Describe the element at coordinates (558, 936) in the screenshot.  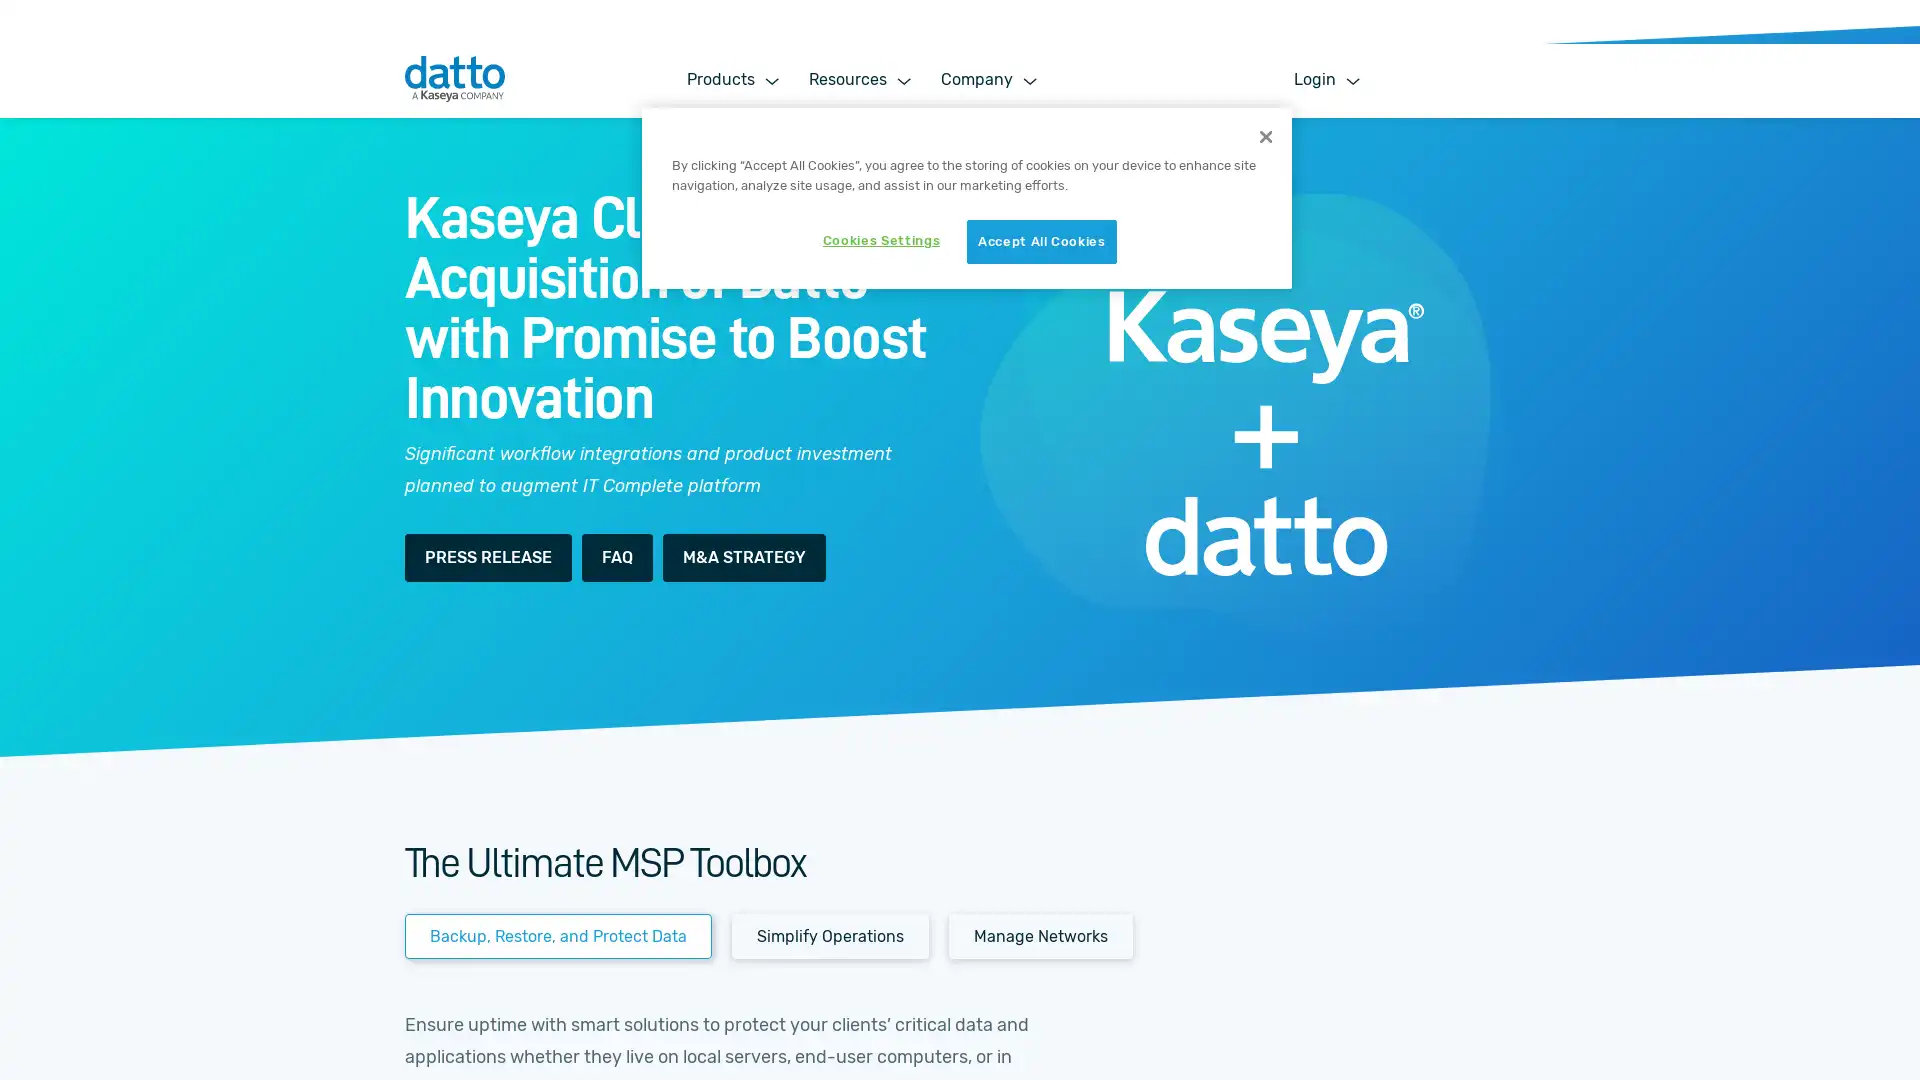
I see `Backup, Restore, and Protect Data` at that location.